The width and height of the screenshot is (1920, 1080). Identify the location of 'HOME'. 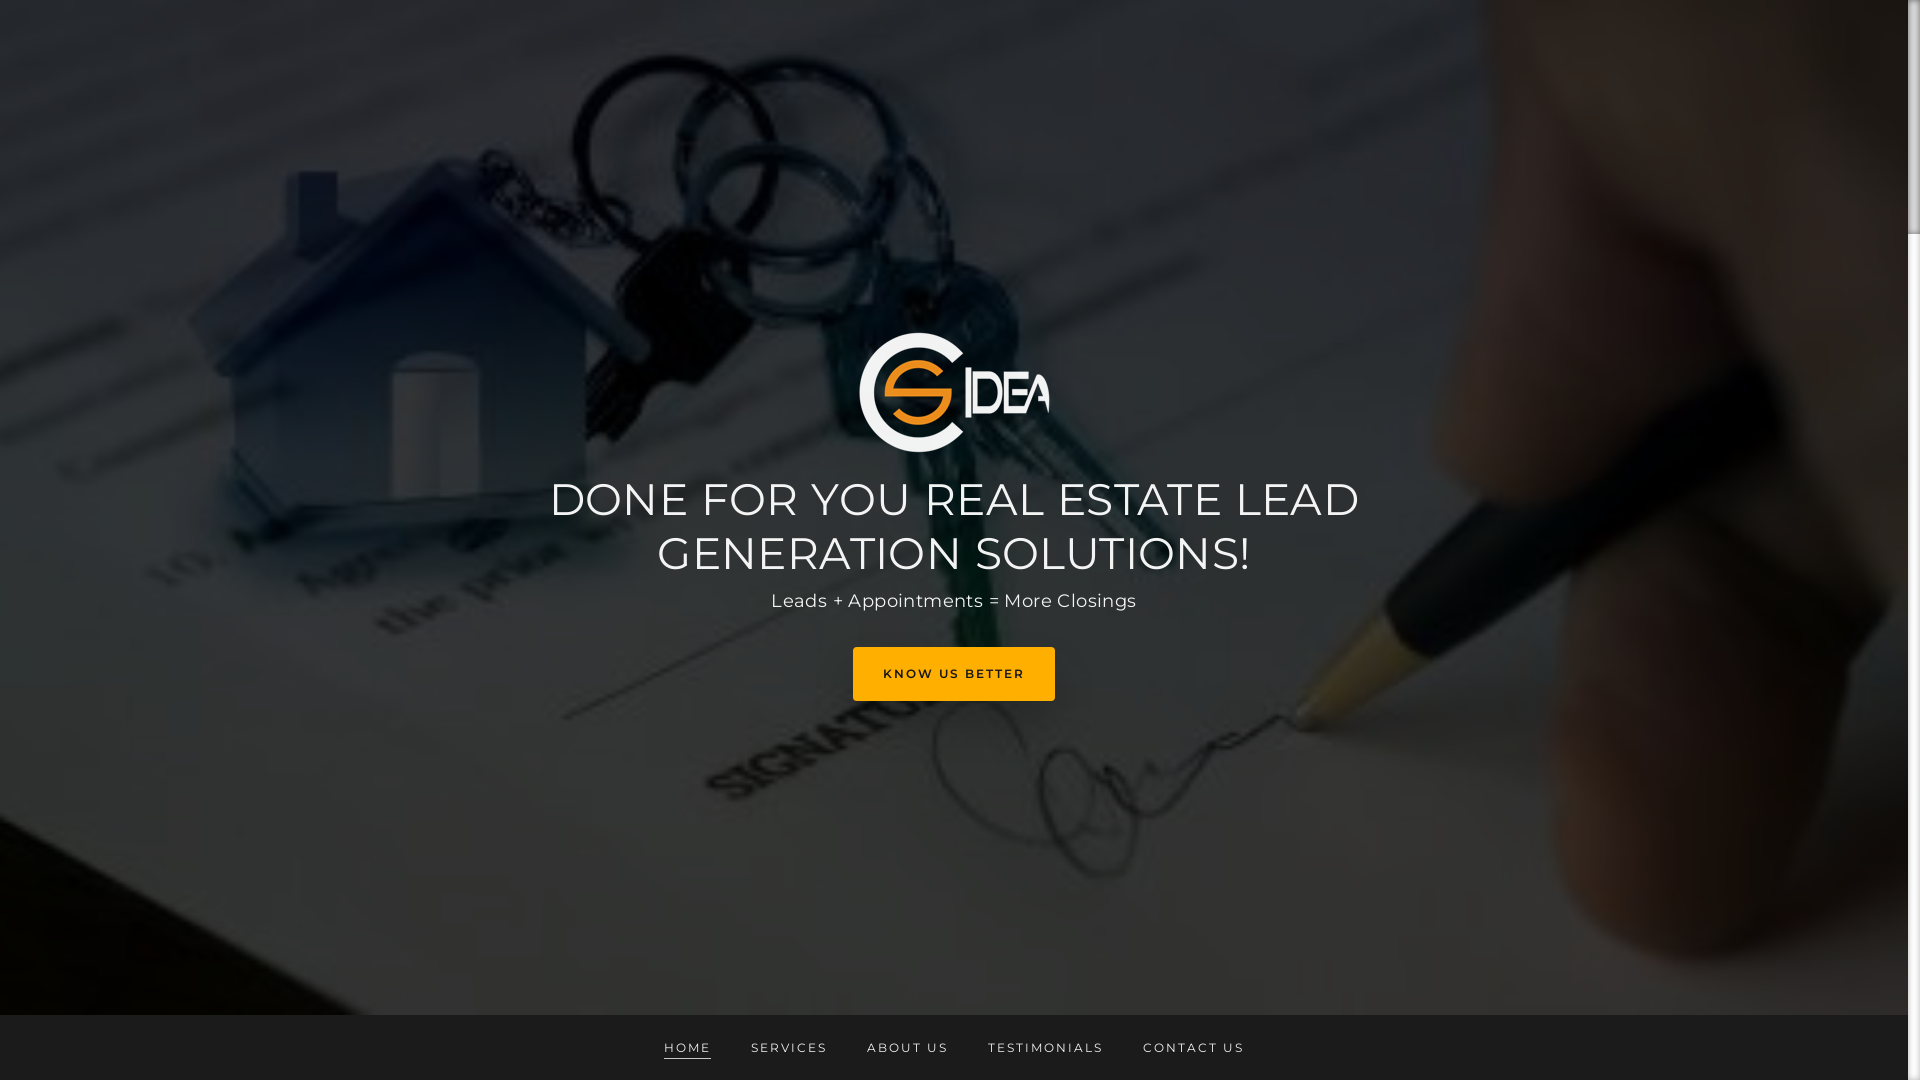
(687, 1035).